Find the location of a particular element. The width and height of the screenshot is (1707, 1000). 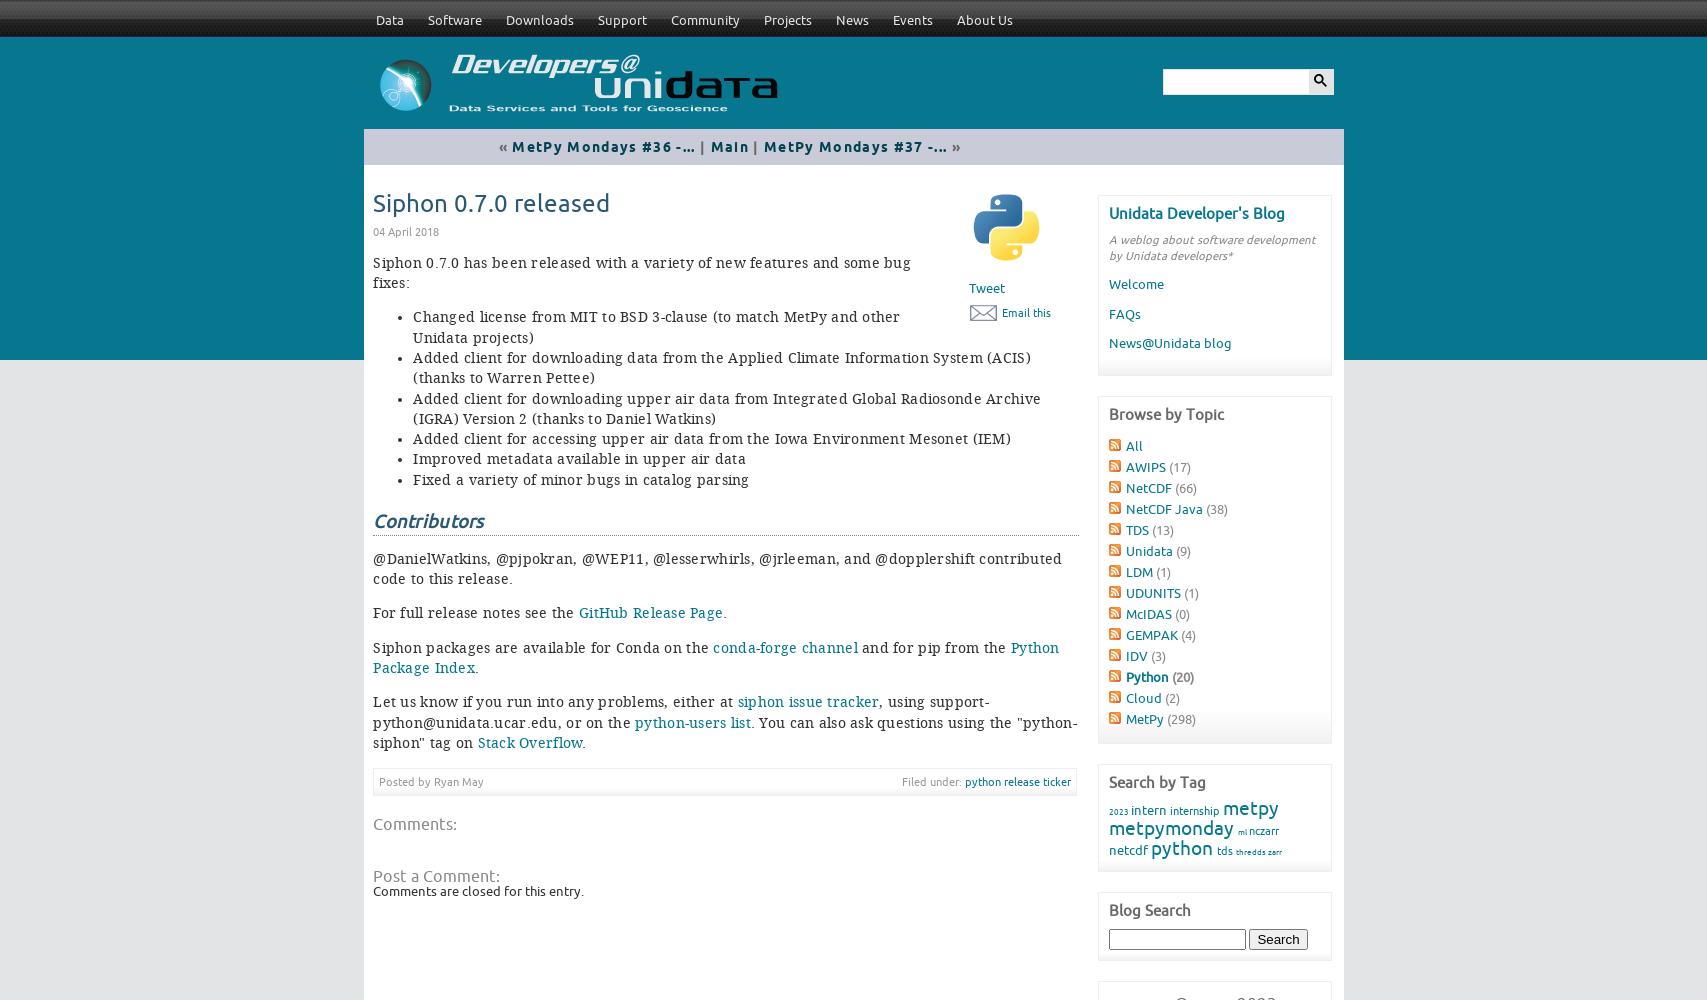

'Search' is located at coordinates (1277, 938).